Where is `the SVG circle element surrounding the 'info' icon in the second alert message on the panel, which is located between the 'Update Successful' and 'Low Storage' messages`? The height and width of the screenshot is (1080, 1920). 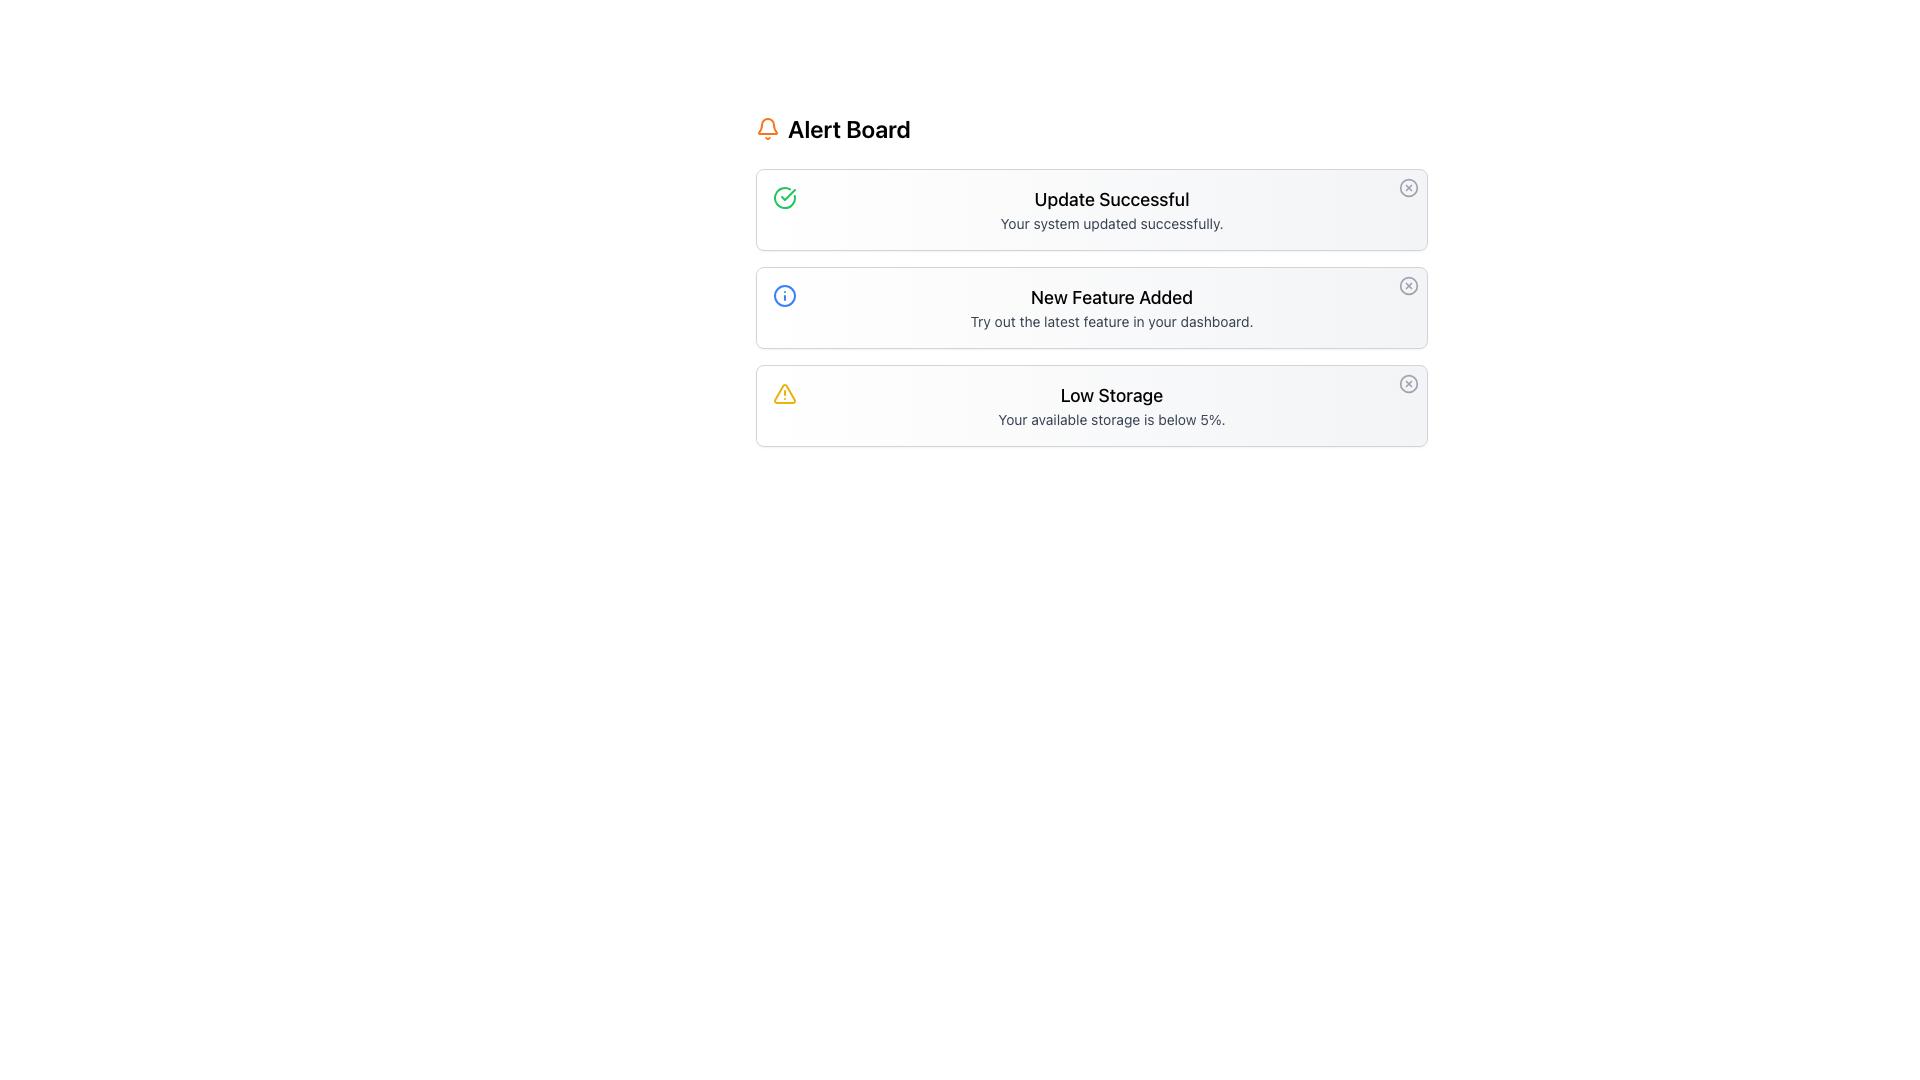
the SVG circle element surrounding the 'info' icon in the second alert message on the panel, which is located between the 'Update Successful' and 'Low Storage' messages is located at coordinates (784, 296).